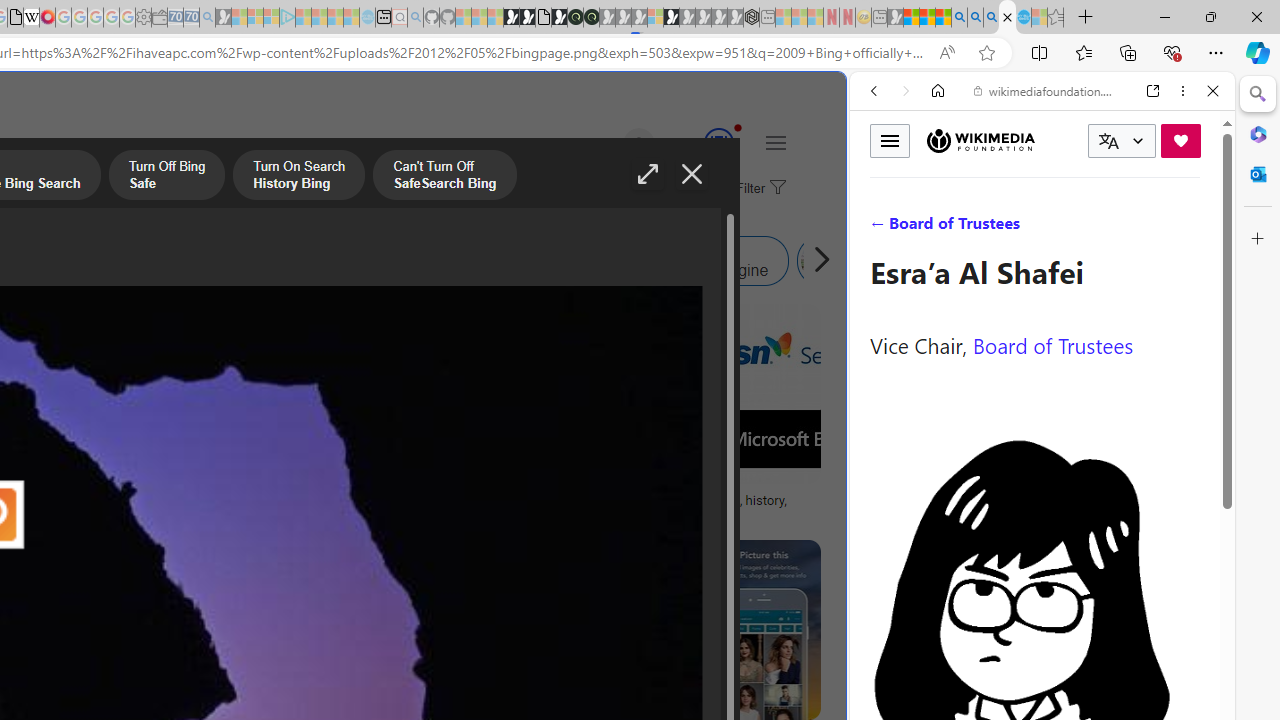 The width and height of the screenshot is (1280, 720). I want to click on 'Wikimedia Foundation', so click(980, 140).